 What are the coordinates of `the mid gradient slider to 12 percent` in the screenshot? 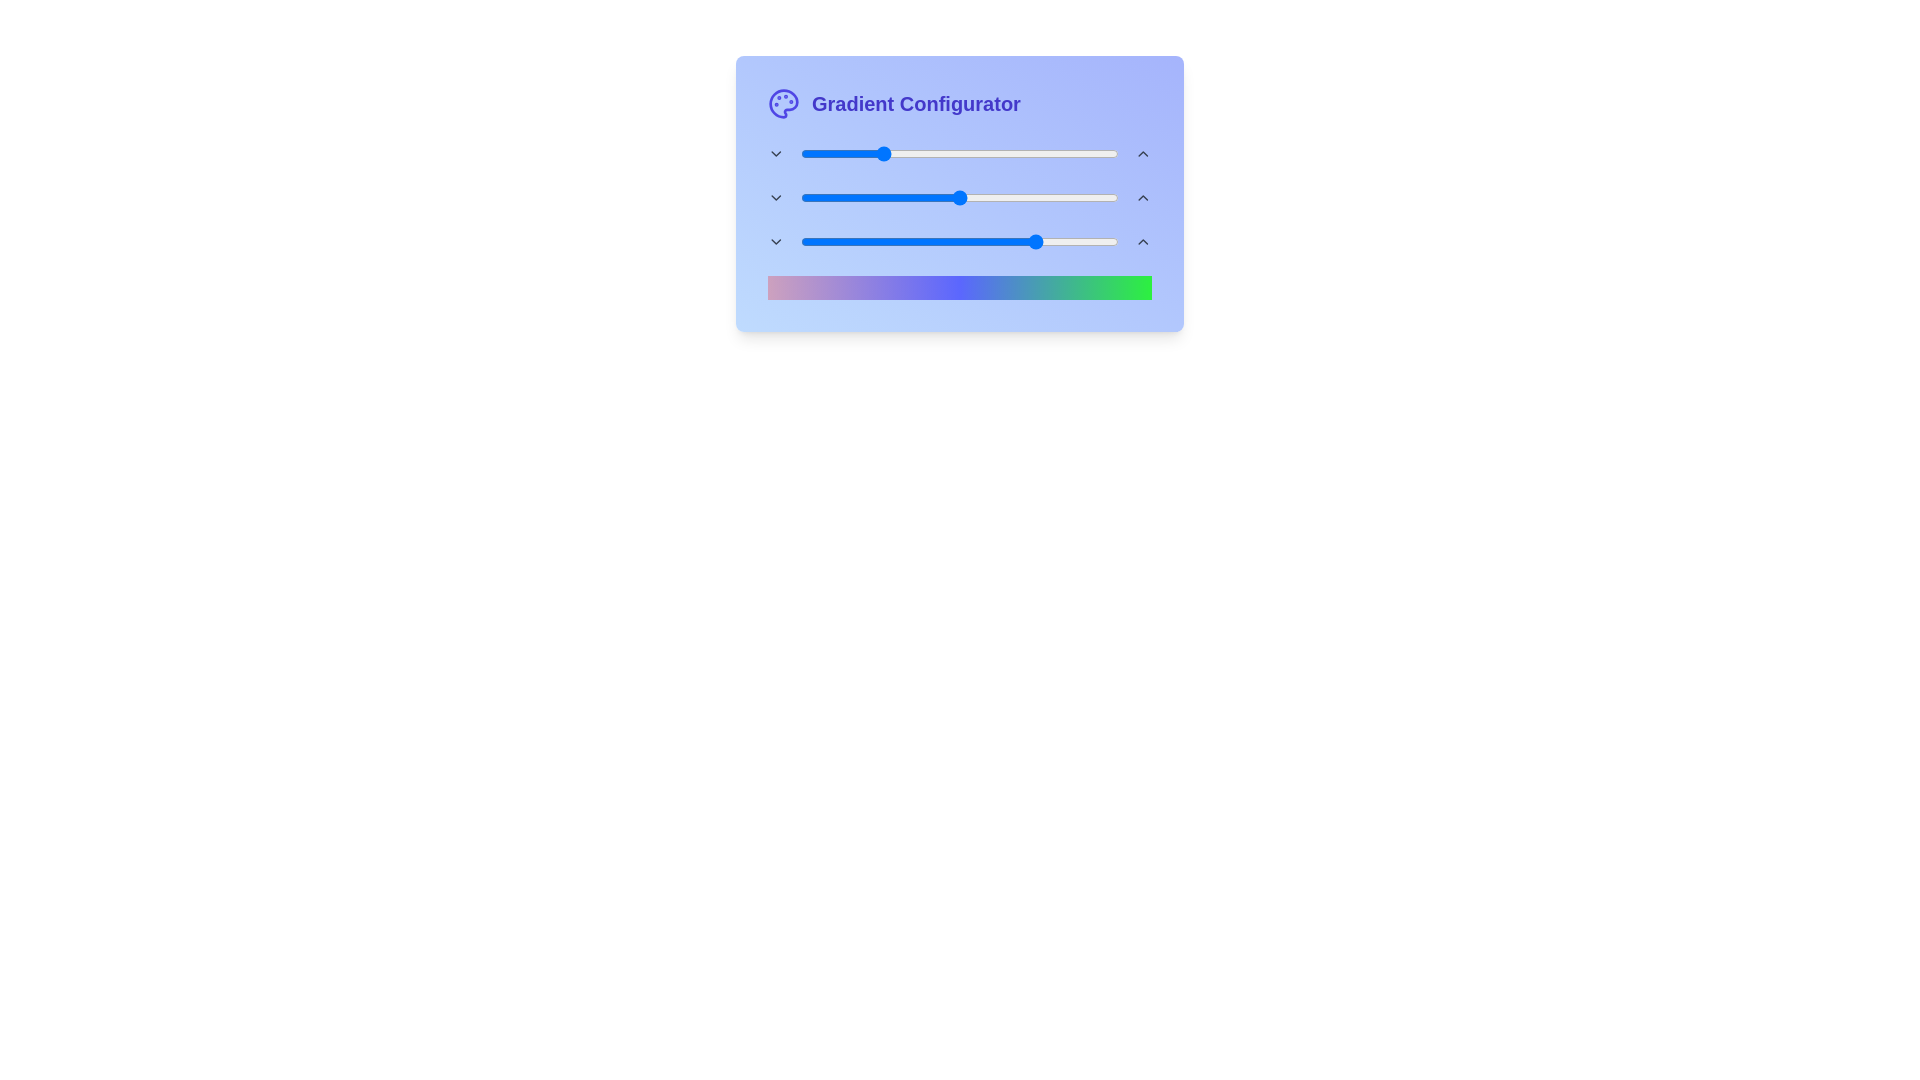 It's located at (838, 197).